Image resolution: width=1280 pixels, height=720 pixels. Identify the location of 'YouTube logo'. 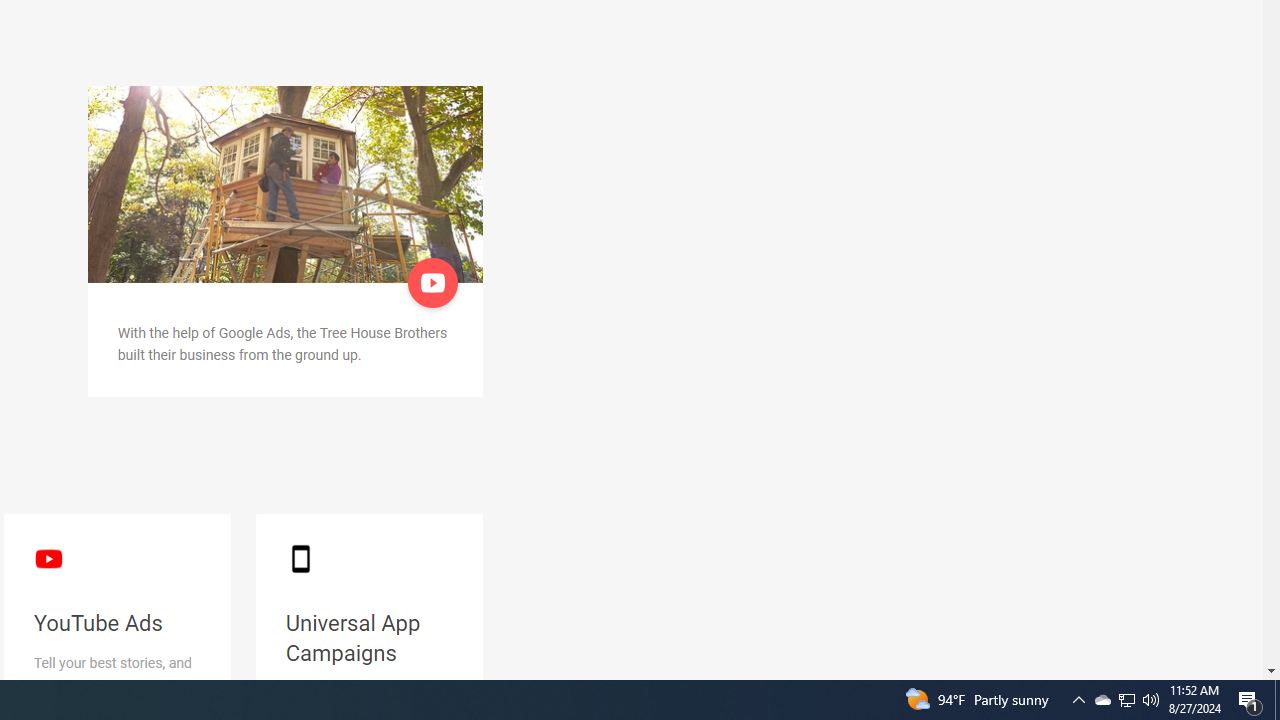
(48, 559).